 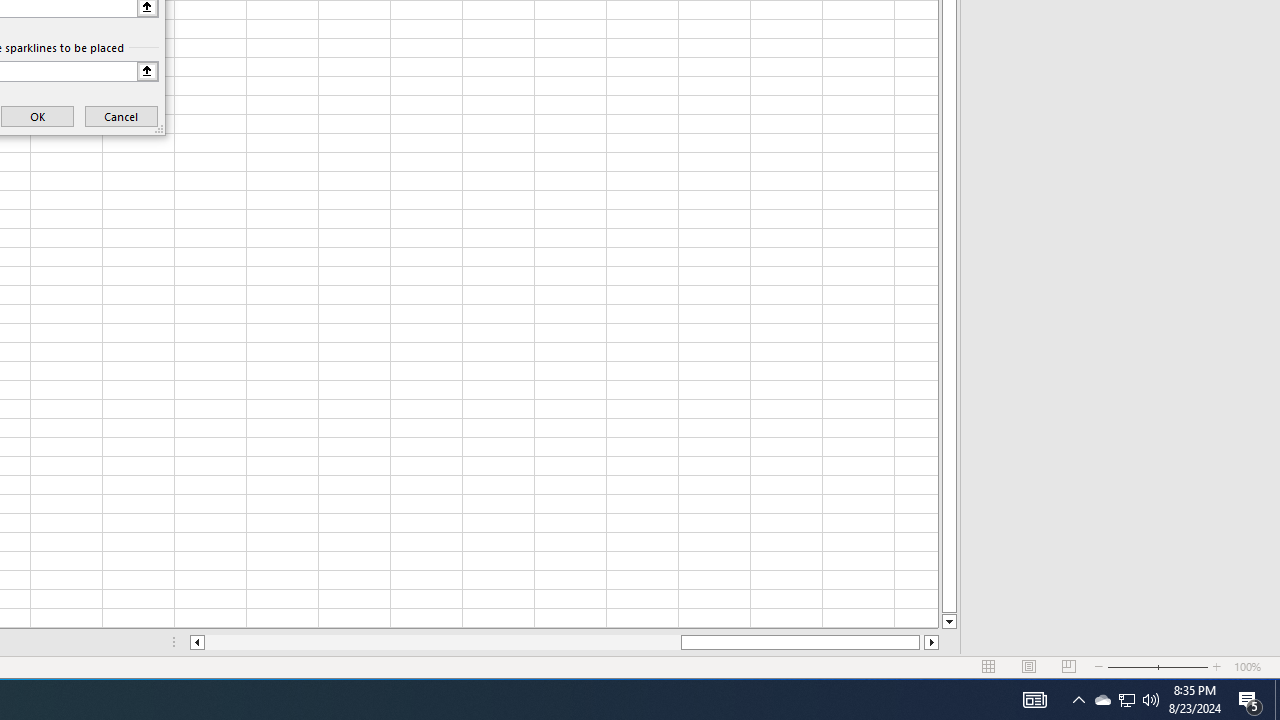 What do you see at coordinates (1068, 667) in the screenshot?
I see `'Page Break Preview'` at bounding box center [1068, 667].